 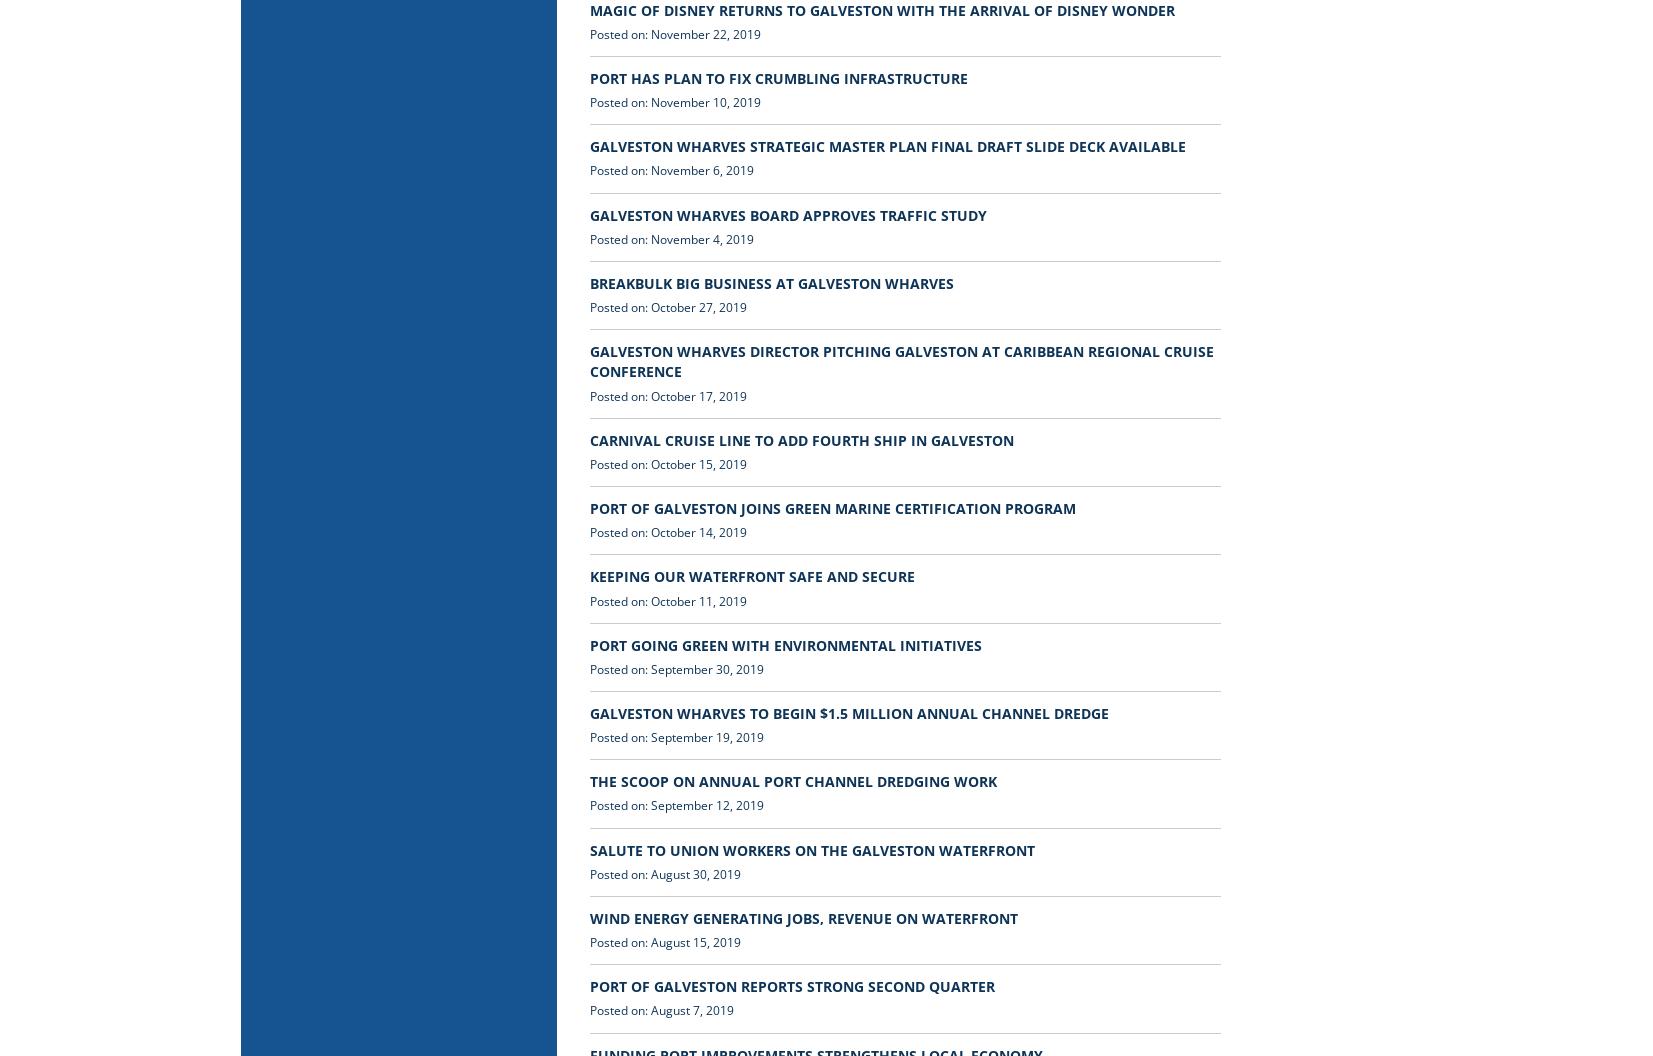 What do you see at coordinates (588, 805) in the screenshot?
I see `'Posted on: September 12, 2019'` at bounding box center [588, 805].